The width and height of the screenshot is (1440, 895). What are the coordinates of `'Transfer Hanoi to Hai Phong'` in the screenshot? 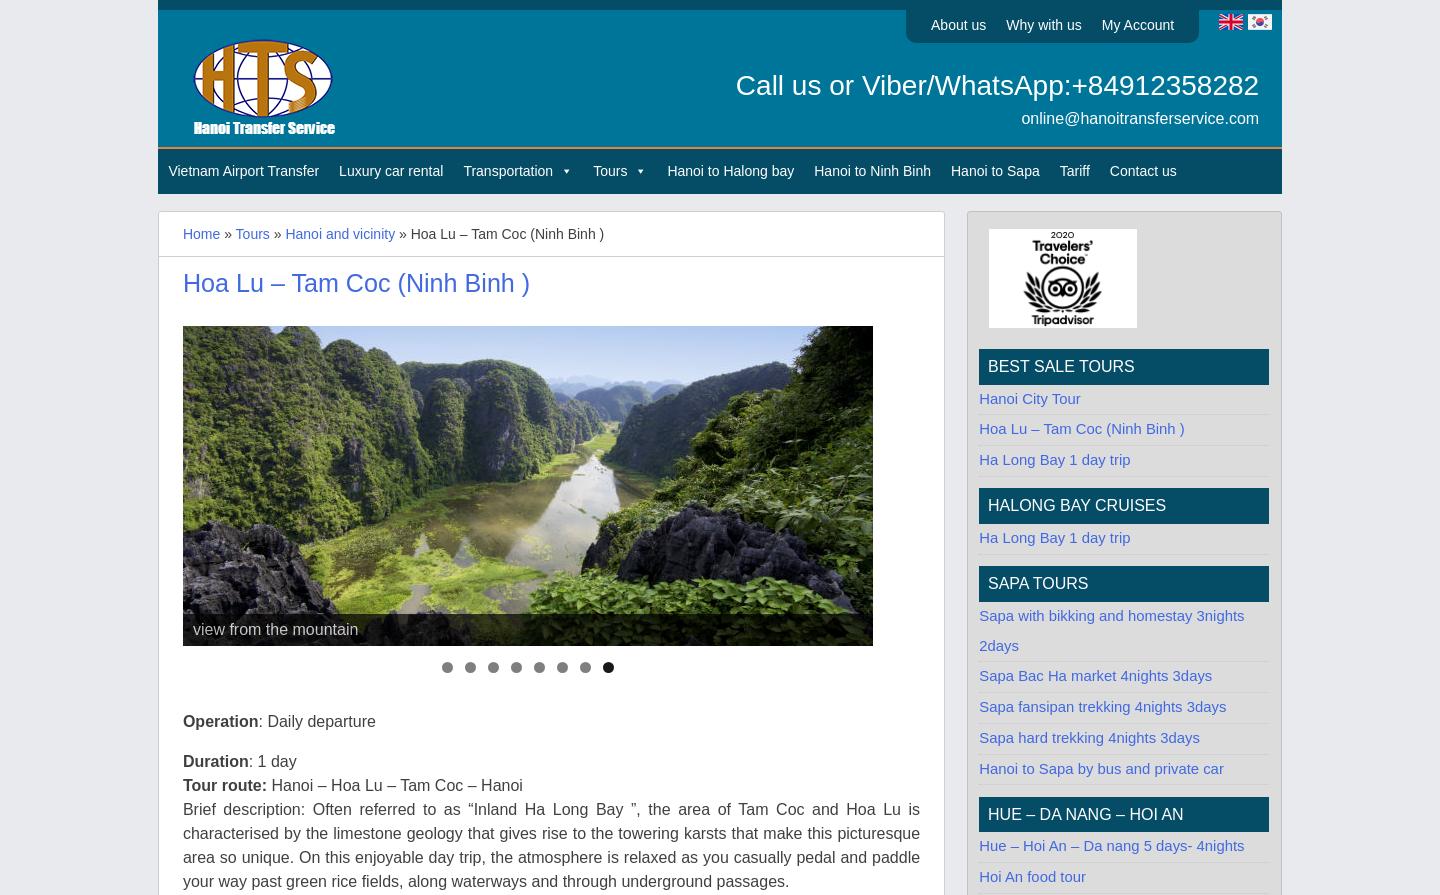 It's located at (551, 254).